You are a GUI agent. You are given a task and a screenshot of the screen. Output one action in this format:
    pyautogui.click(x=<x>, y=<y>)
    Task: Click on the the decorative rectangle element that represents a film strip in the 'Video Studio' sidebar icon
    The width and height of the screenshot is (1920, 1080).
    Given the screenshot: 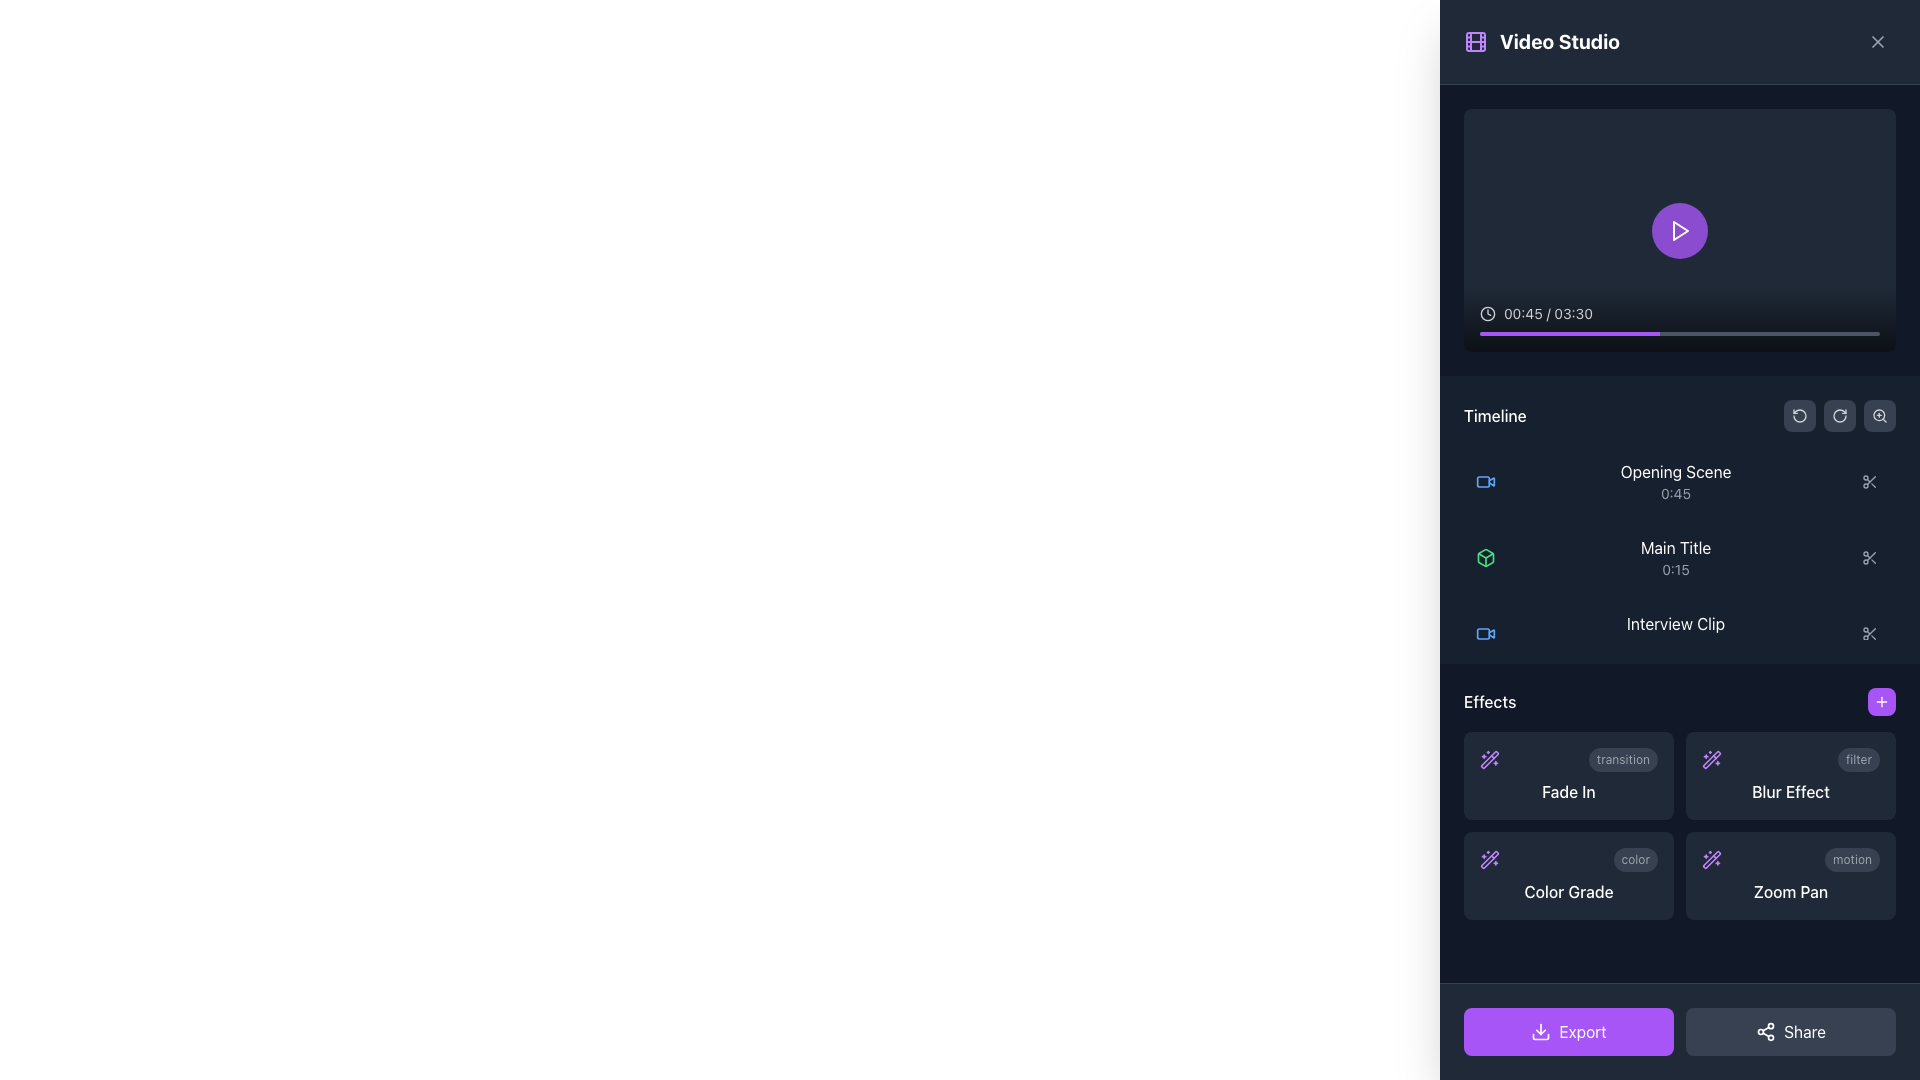 What is the action you would take?
    pyautogui.click(x=1476, y=42)
    